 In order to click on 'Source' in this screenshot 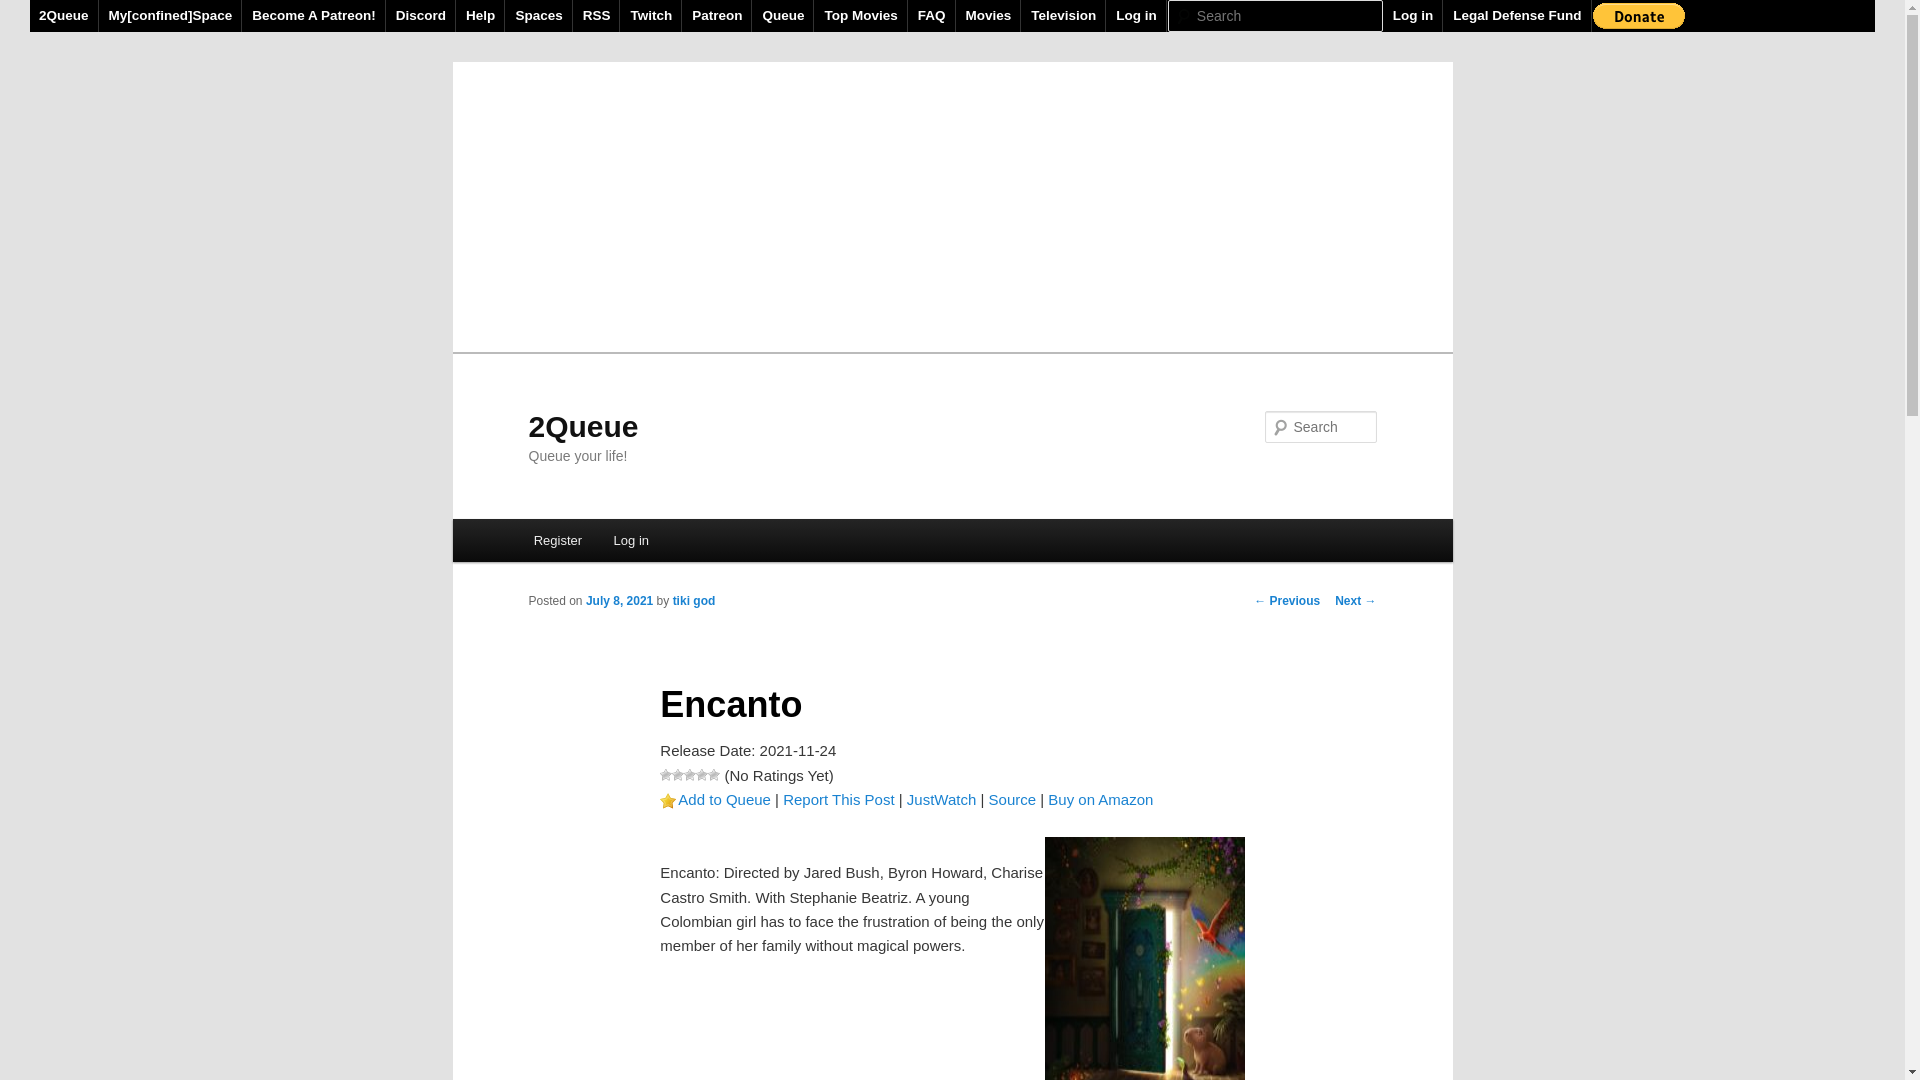, I will do `click(988, 798)`.